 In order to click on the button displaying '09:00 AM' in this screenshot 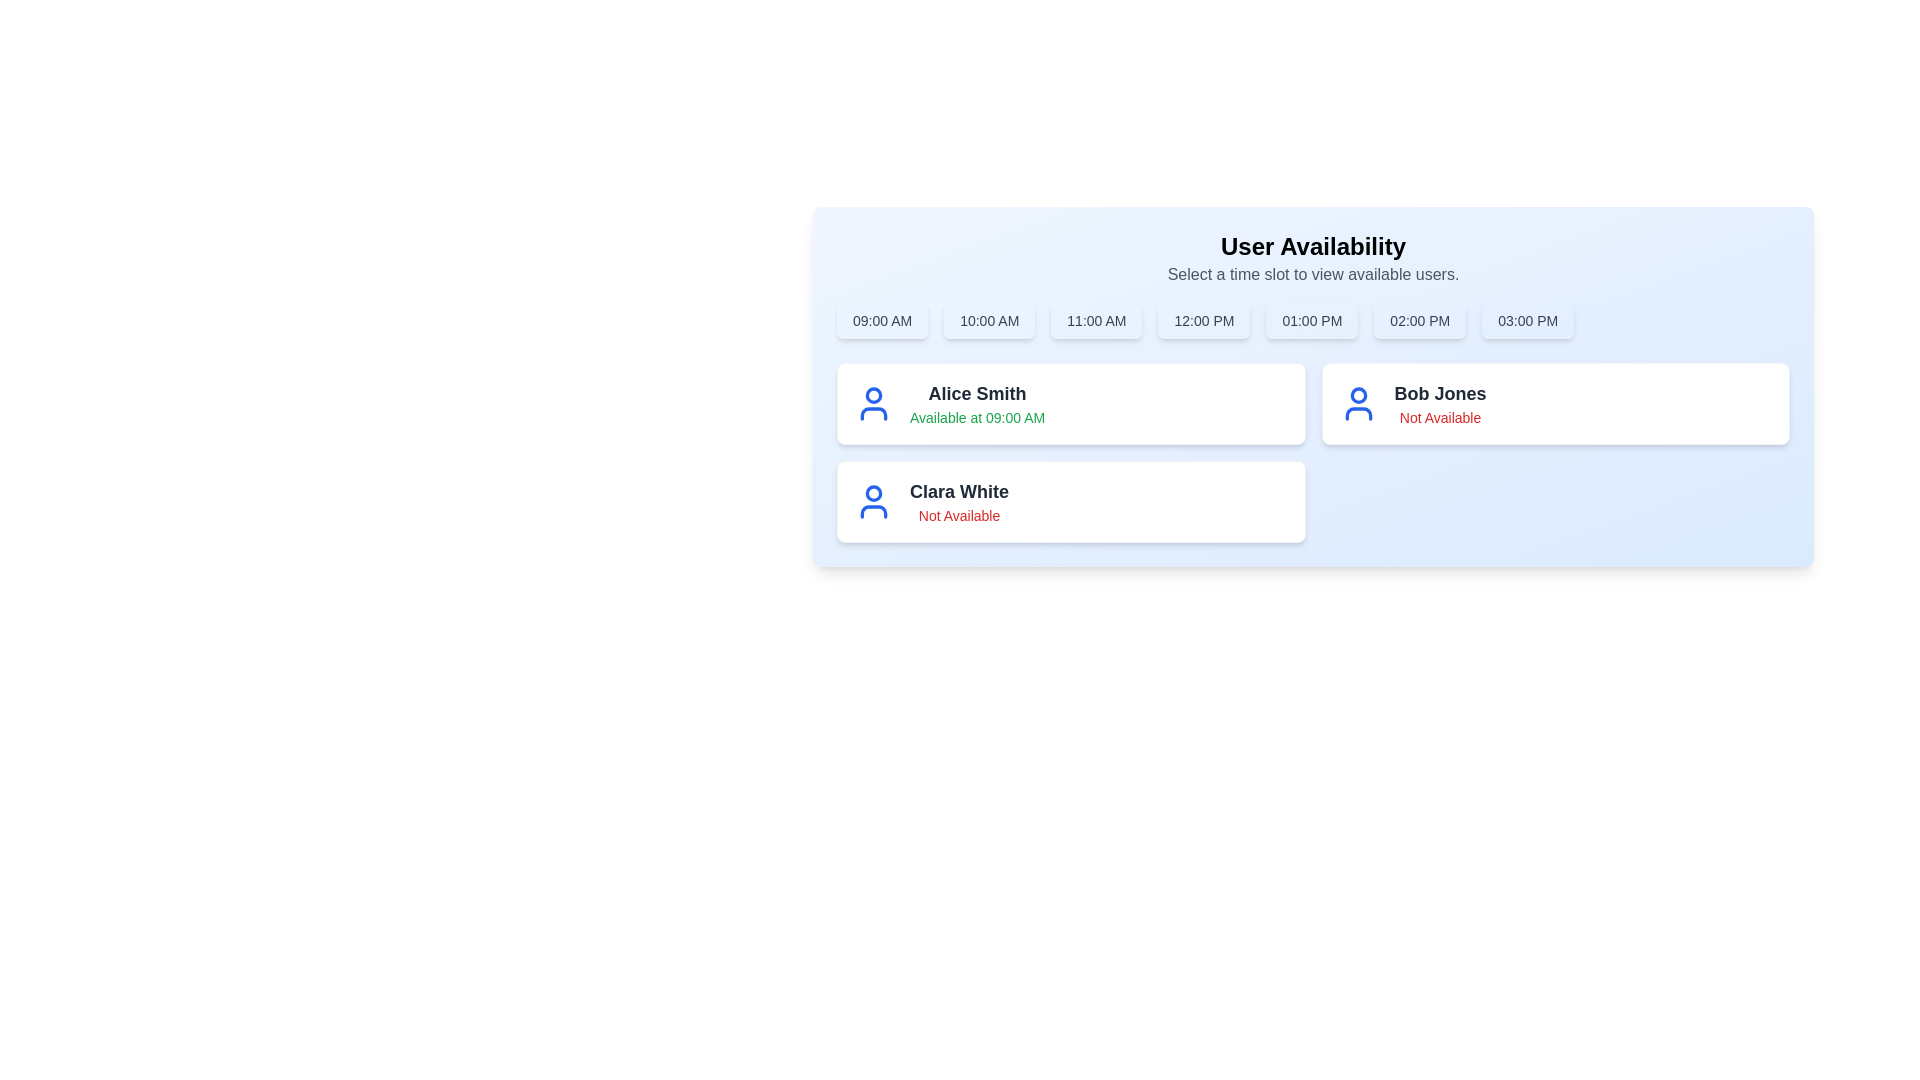, I will do `click(881, 319)`.